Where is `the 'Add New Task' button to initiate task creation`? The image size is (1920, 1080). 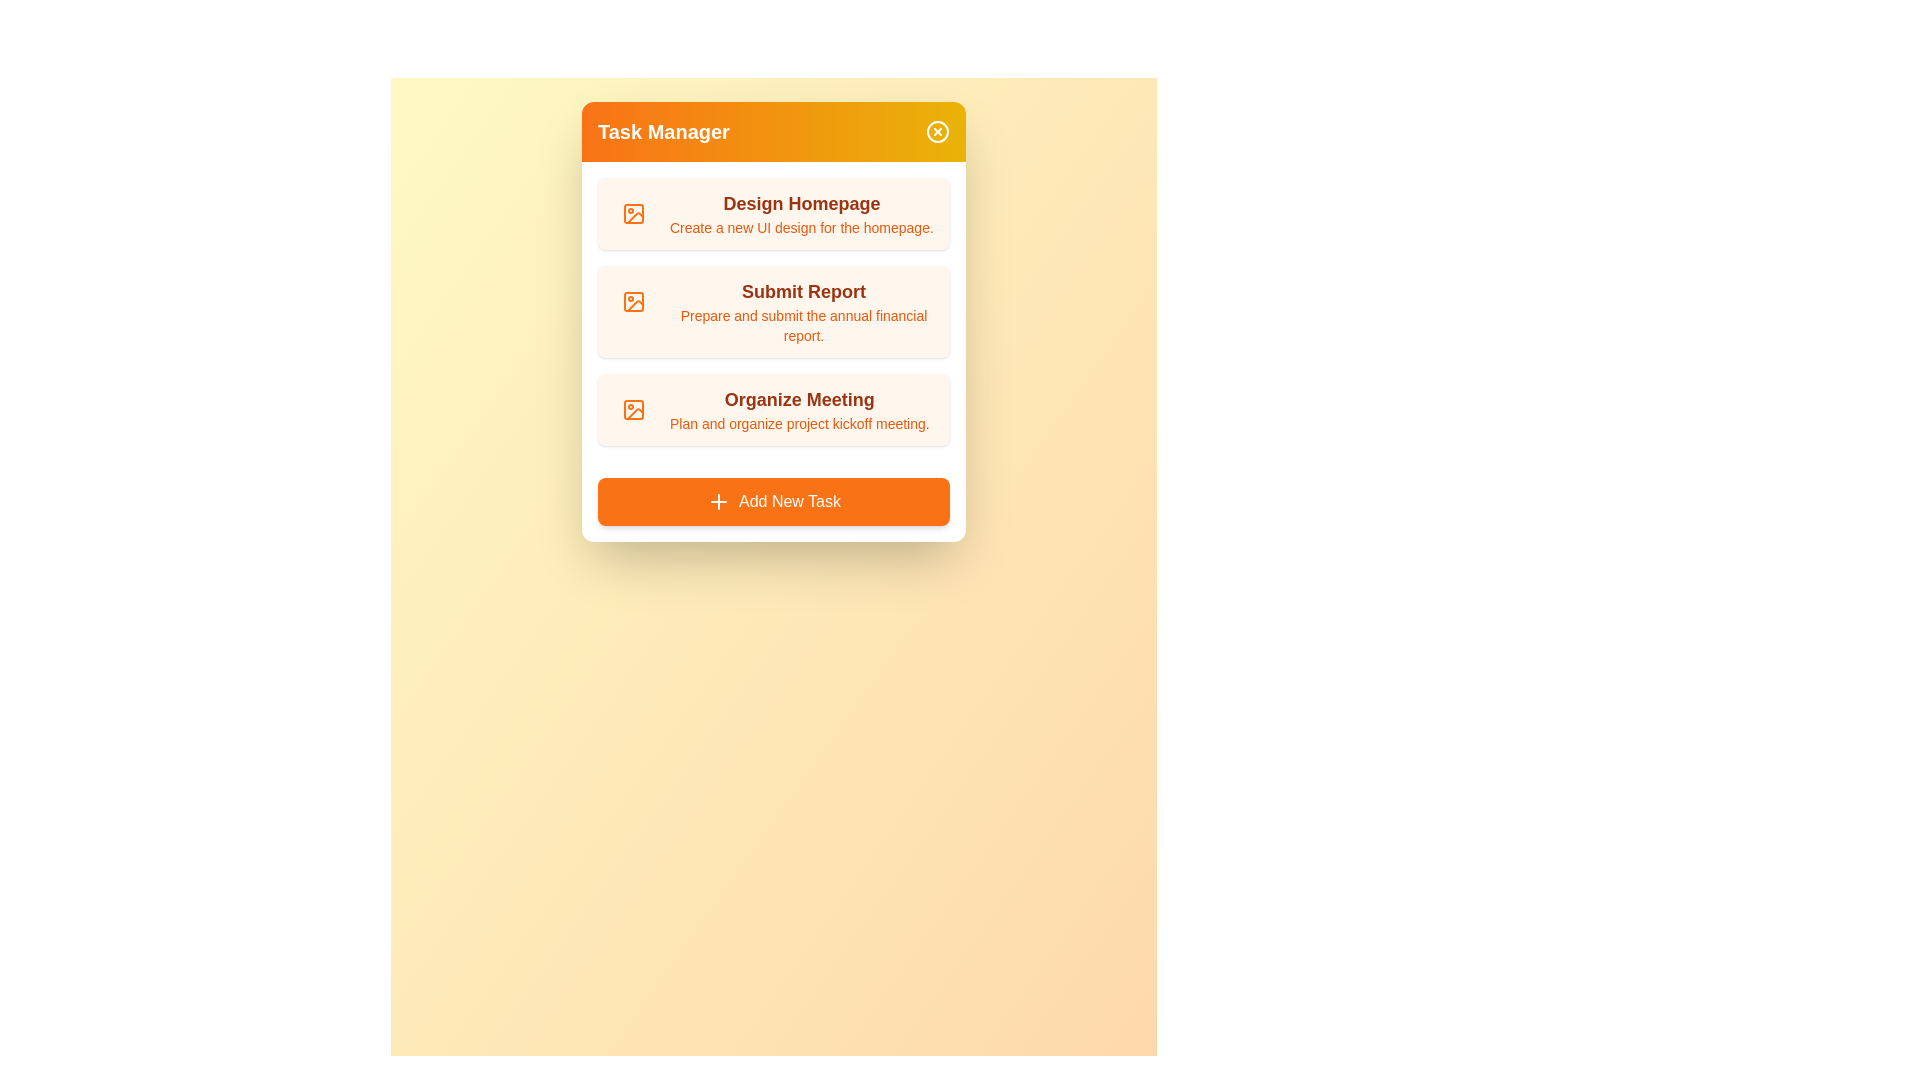 the 'Add New Task' button to initiate task creation is located at coordinates (772, 500).